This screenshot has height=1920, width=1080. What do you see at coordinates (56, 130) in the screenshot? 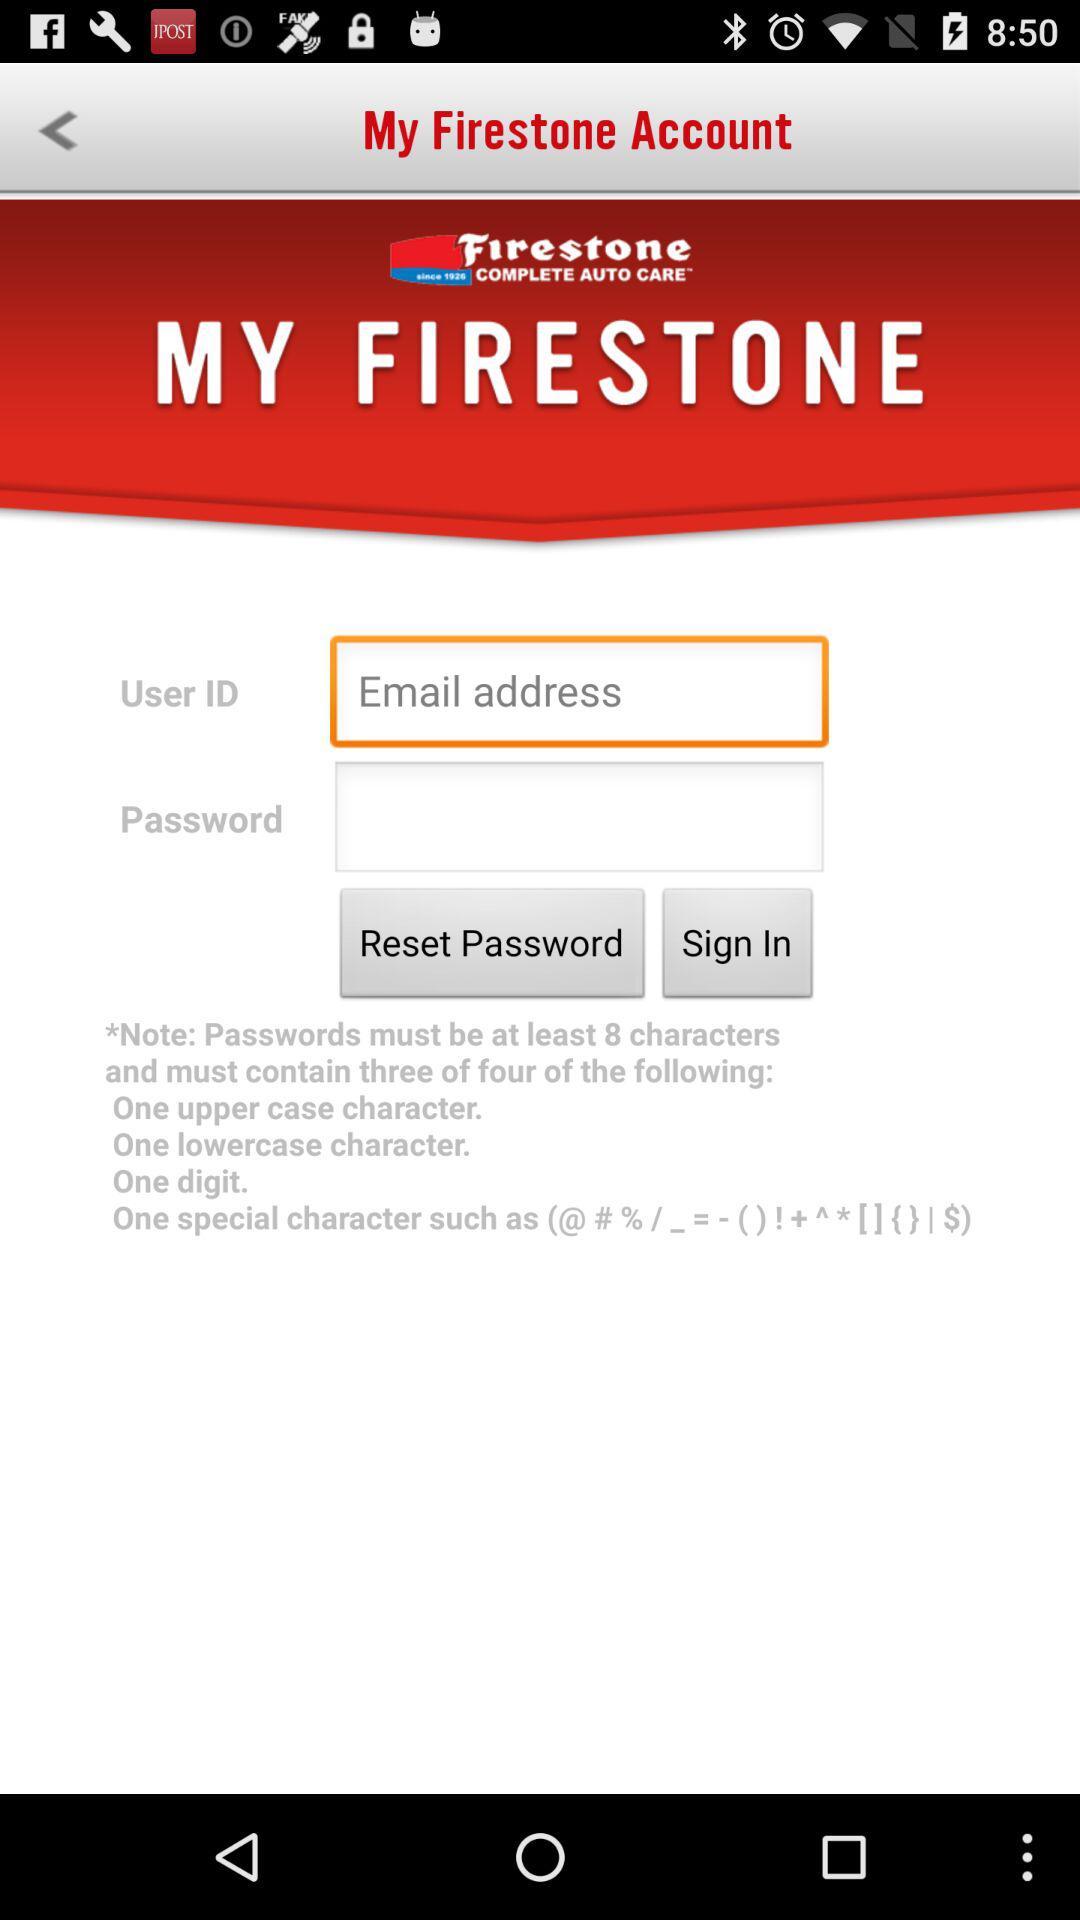
I see `the app next to my firestone account` at bounding box center [56, 130].